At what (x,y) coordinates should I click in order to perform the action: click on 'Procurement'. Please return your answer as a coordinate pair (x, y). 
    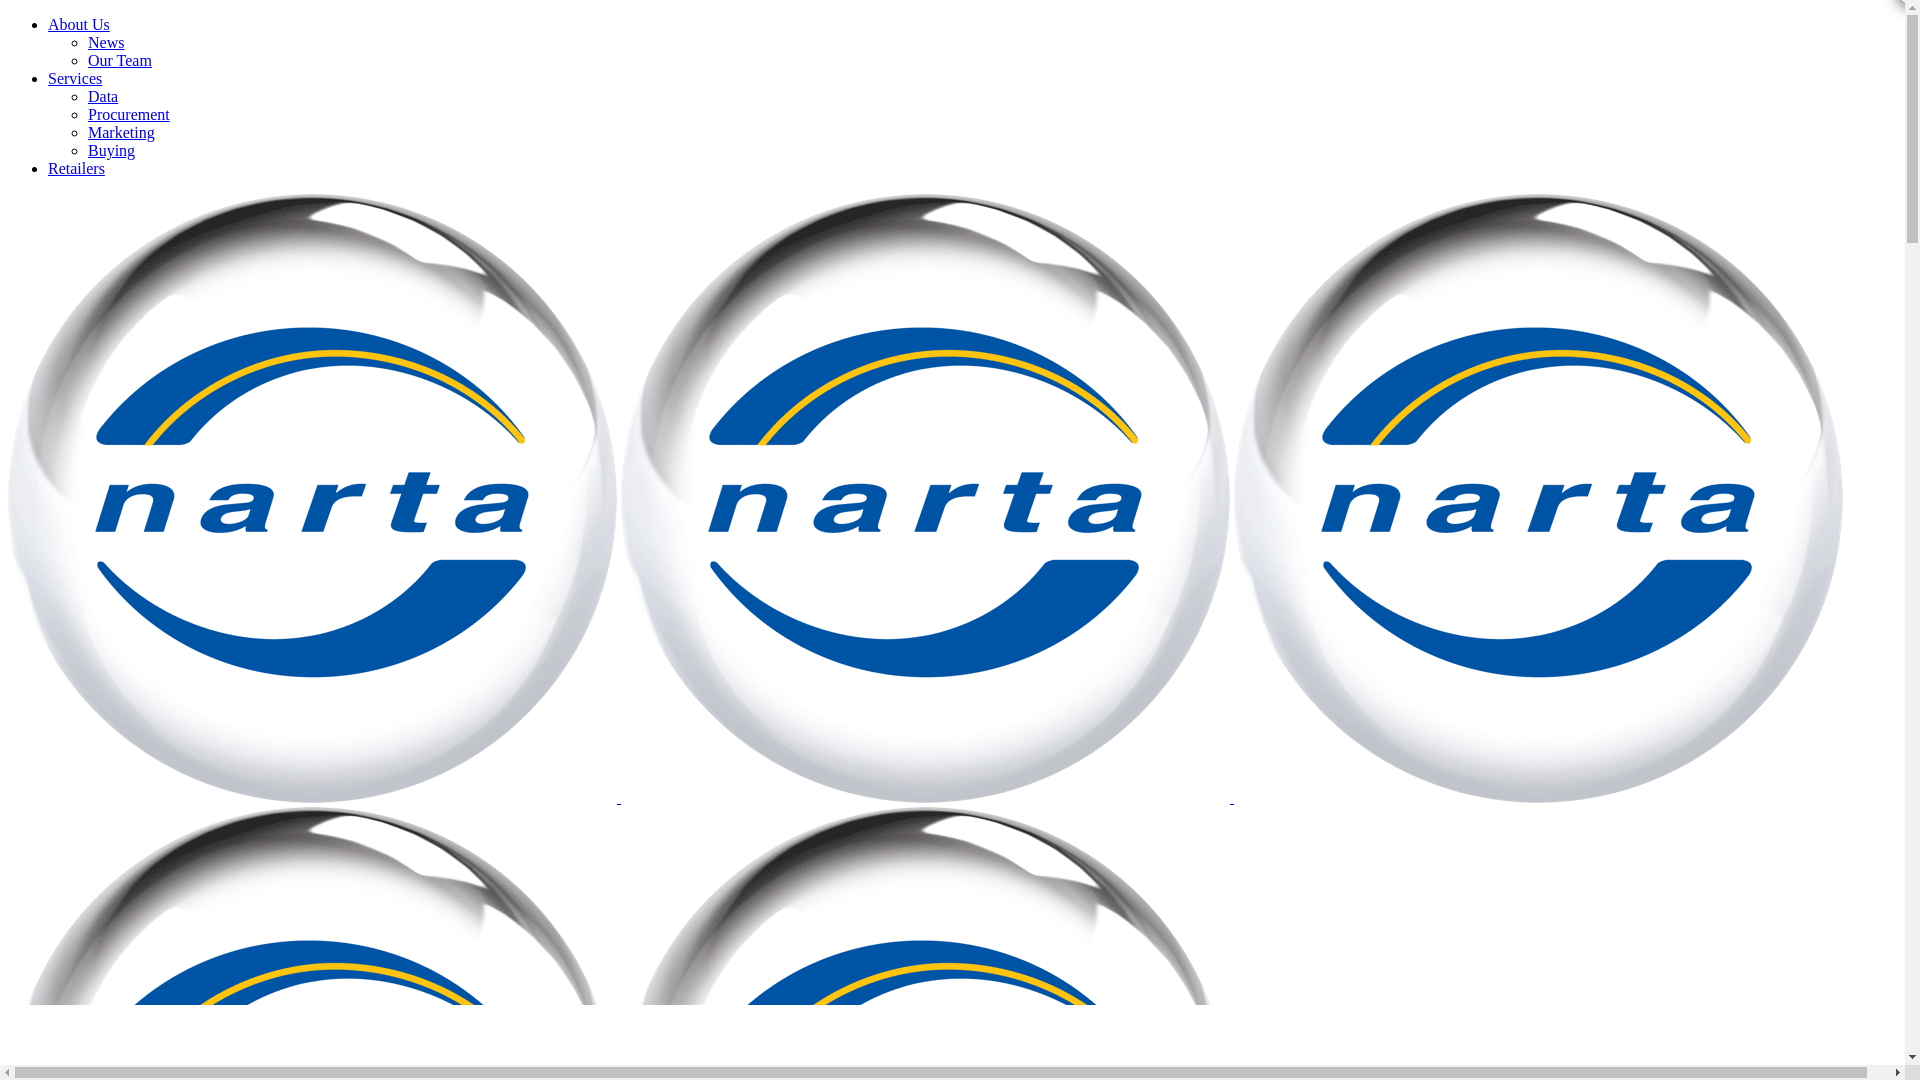
    Looking at the image, I should click on (128, 114).